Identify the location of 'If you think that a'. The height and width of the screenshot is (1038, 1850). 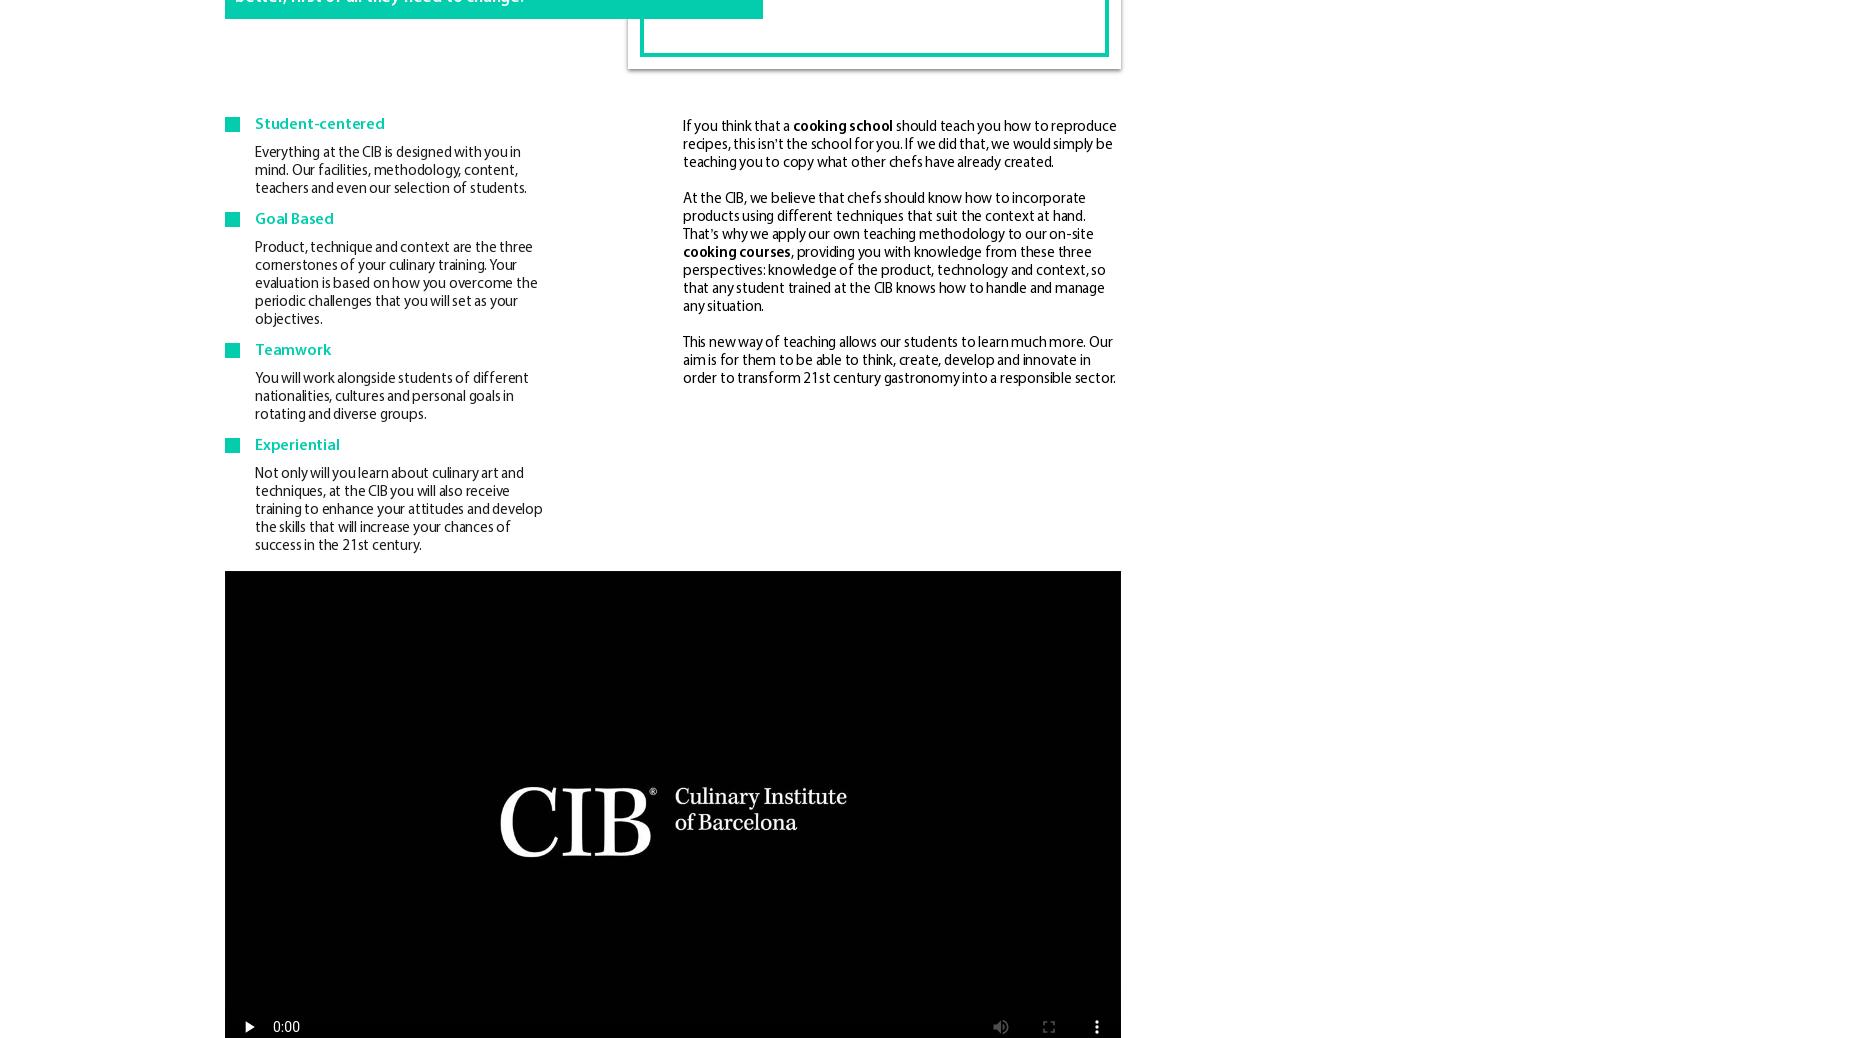
(737, 125).